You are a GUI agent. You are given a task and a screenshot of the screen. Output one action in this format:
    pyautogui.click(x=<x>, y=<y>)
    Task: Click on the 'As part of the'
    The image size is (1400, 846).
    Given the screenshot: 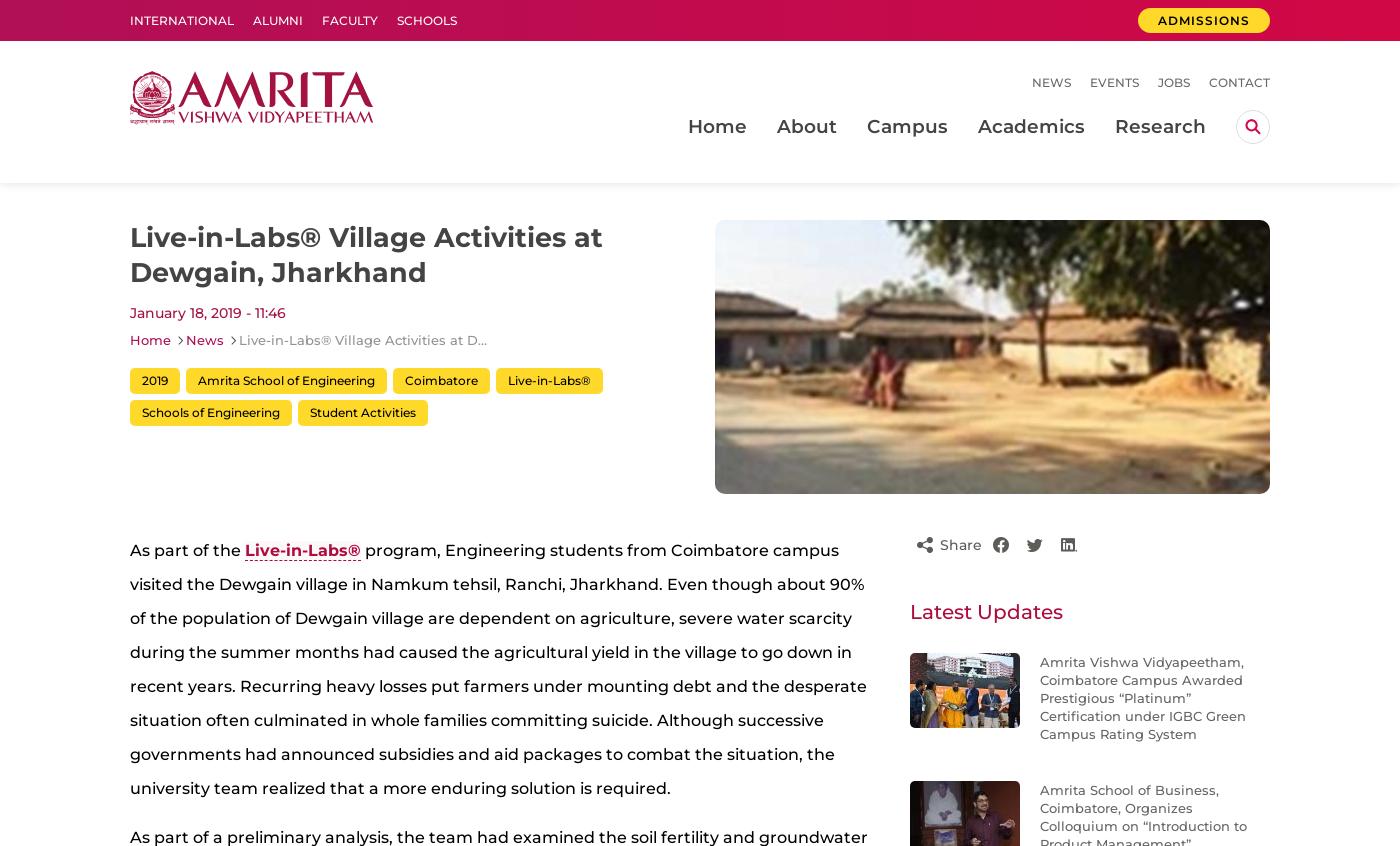 What is the action you would take?
    pyautogui.click(x=130, y=550)
    